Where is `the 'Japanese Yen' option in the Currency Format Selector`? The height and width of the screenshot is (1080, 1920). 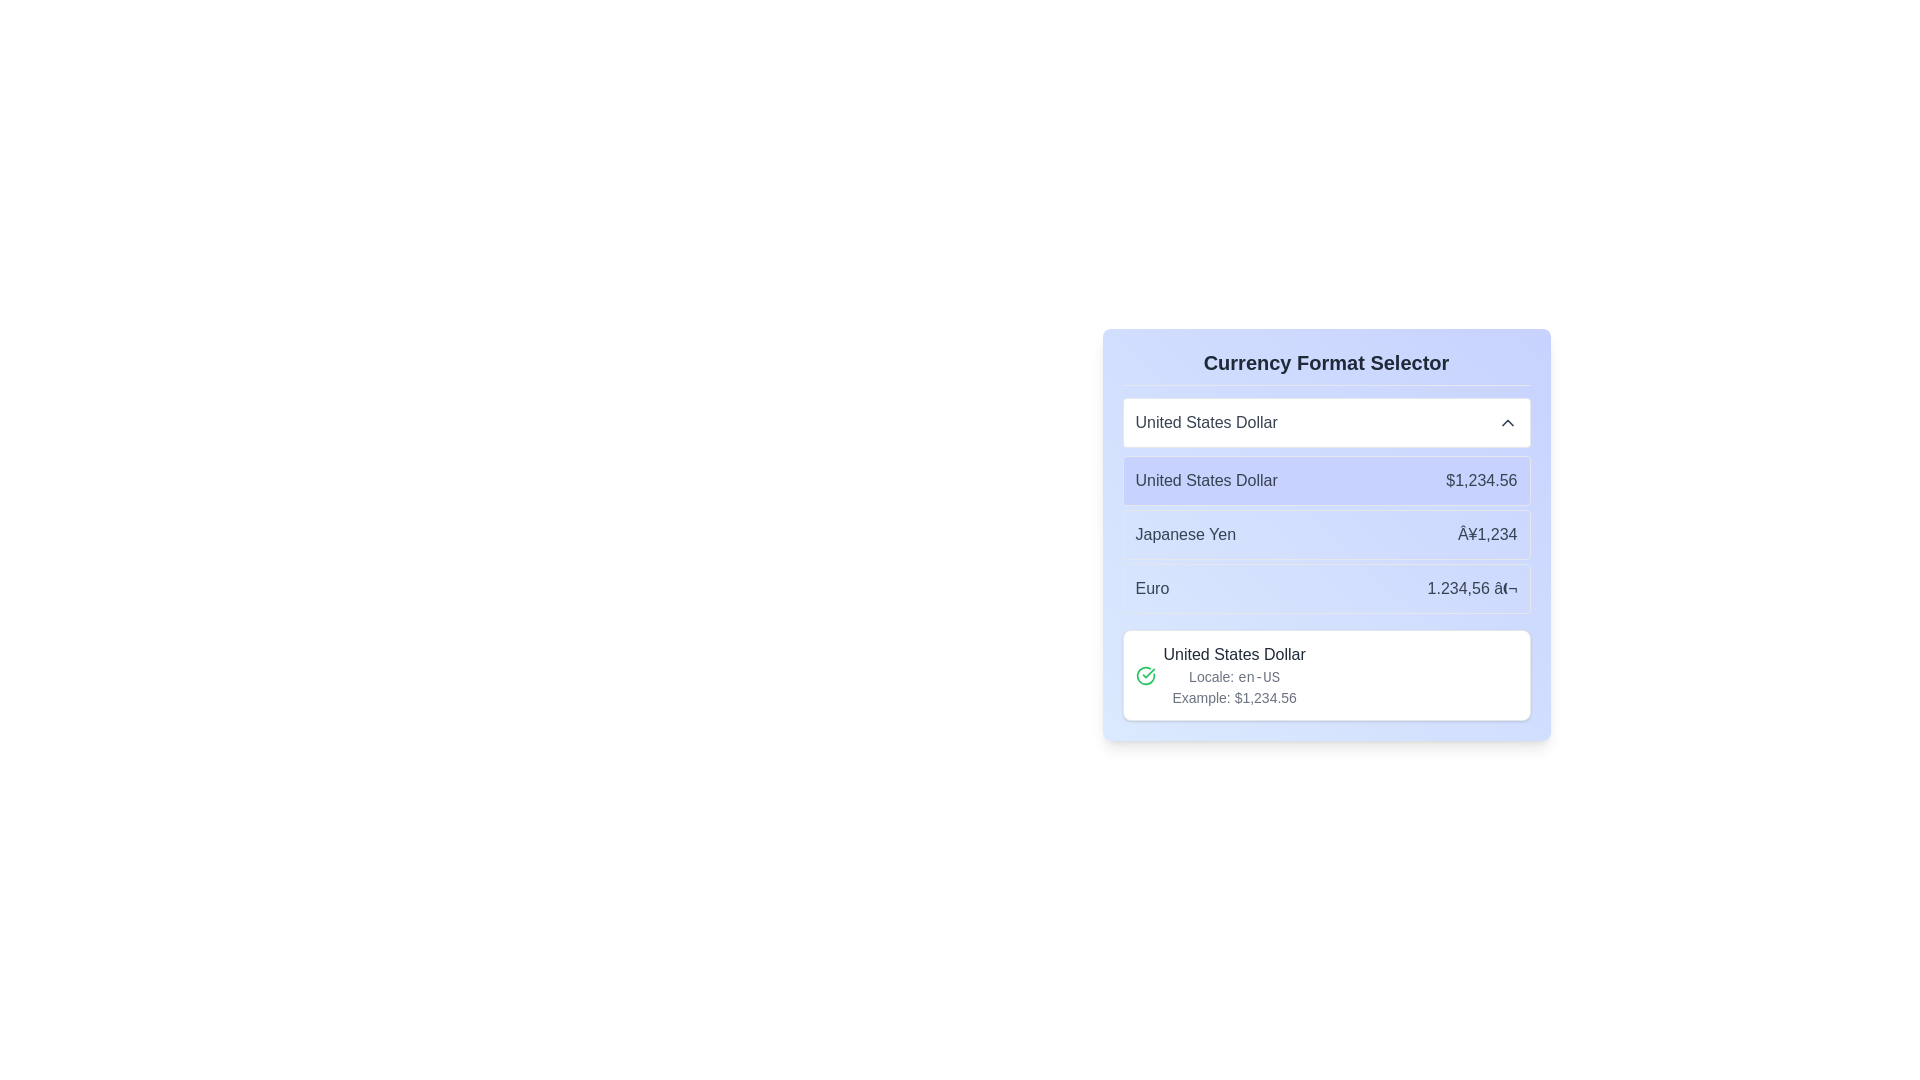
the 'Japanese Yen' option in the Currency Format Selector is located at coordinates (1326, 534).